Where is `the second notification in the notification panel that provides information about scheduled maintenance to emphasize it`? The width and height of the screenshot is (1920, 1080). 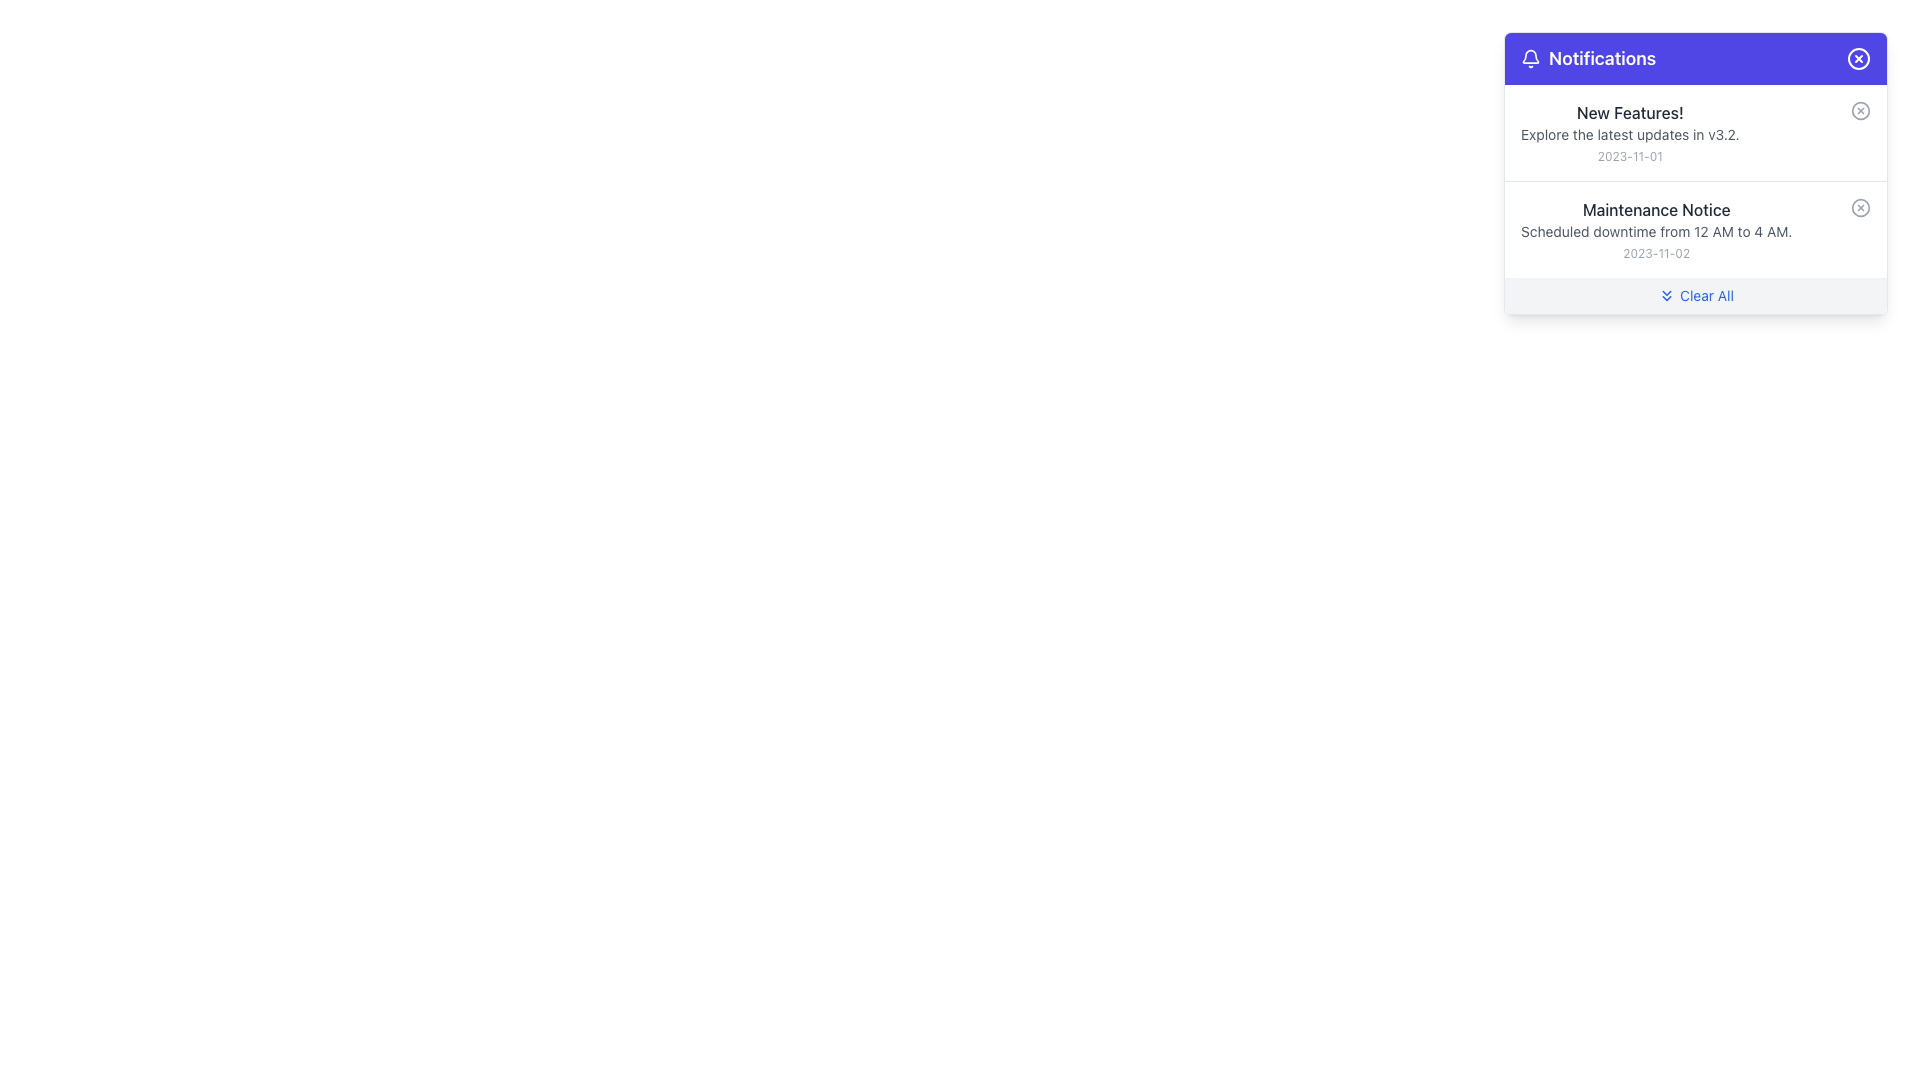
the second notification in the notification panel that provides information about scheduled maintenance to emphasize it is located at coordinates (1656, 229).